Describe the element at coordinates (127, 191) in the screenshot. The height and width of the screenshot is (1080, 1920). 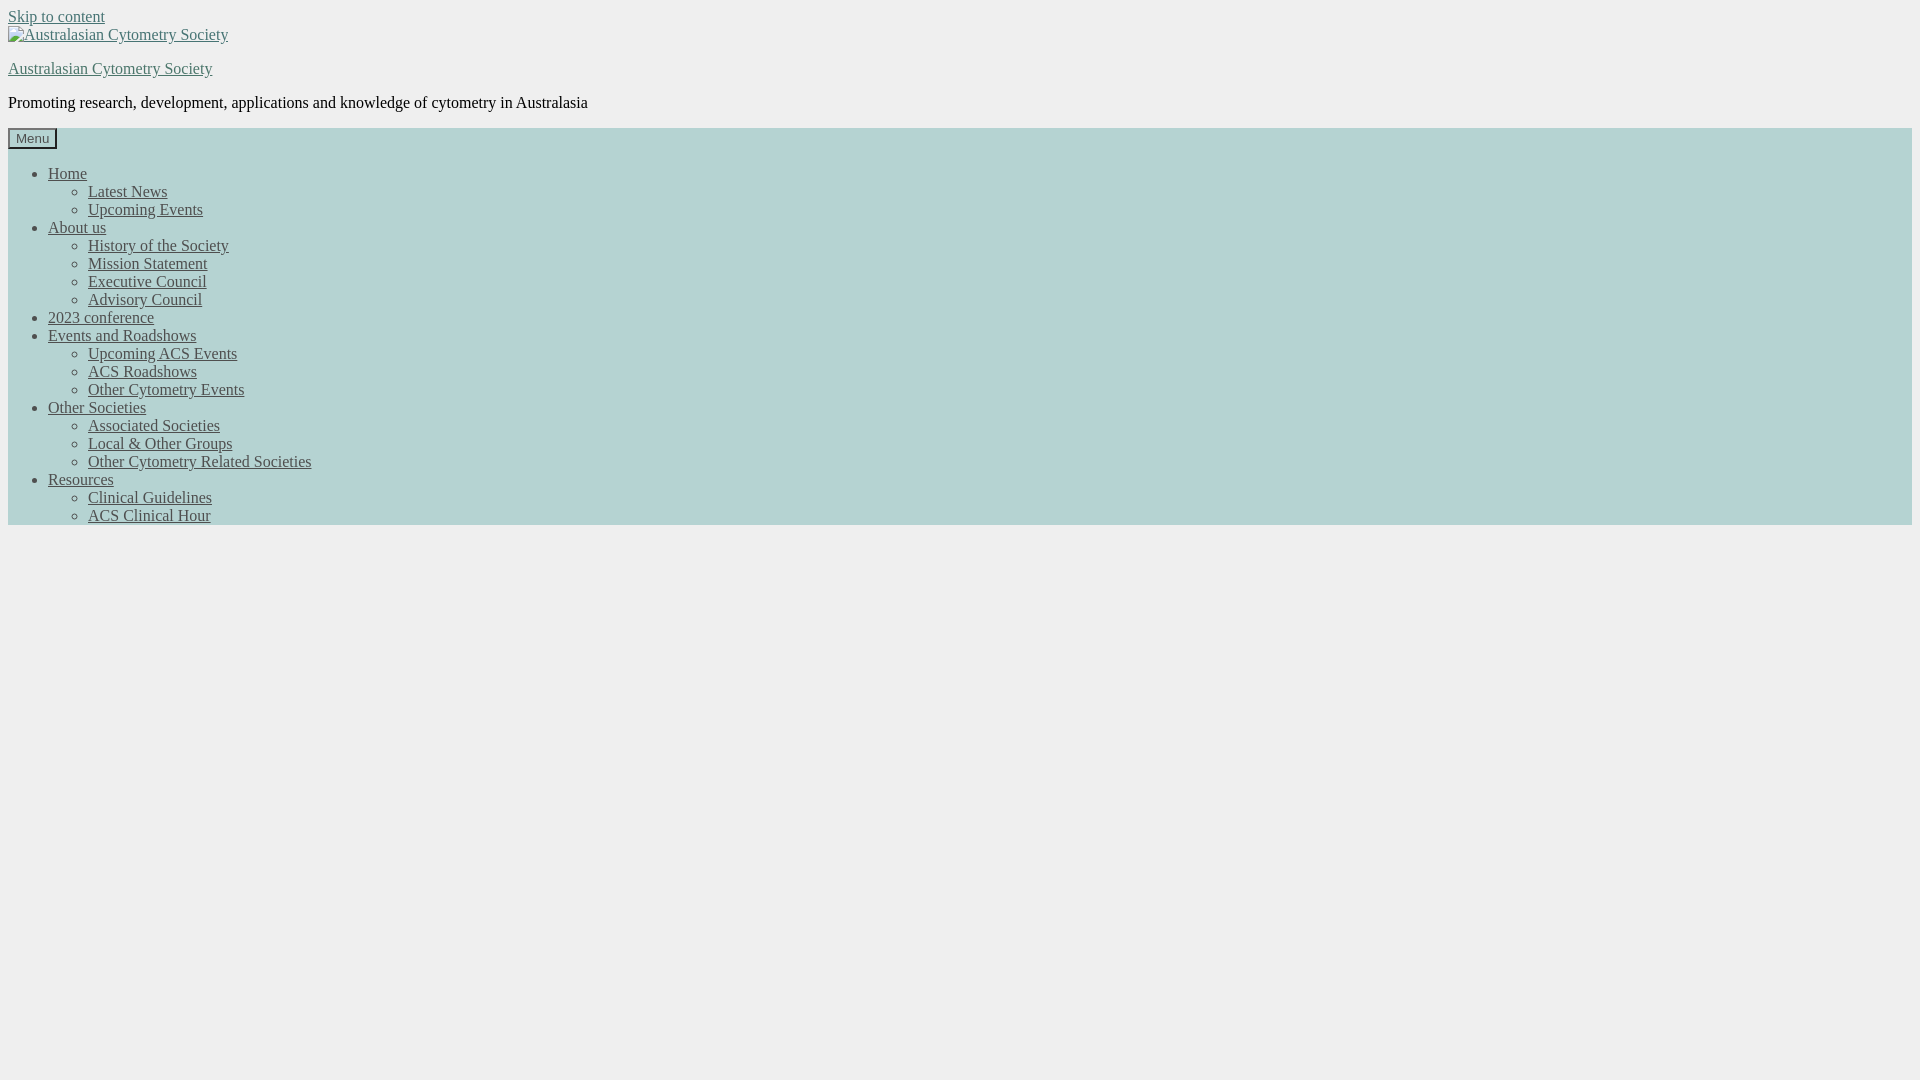
I see `'Latest News'` at that location.